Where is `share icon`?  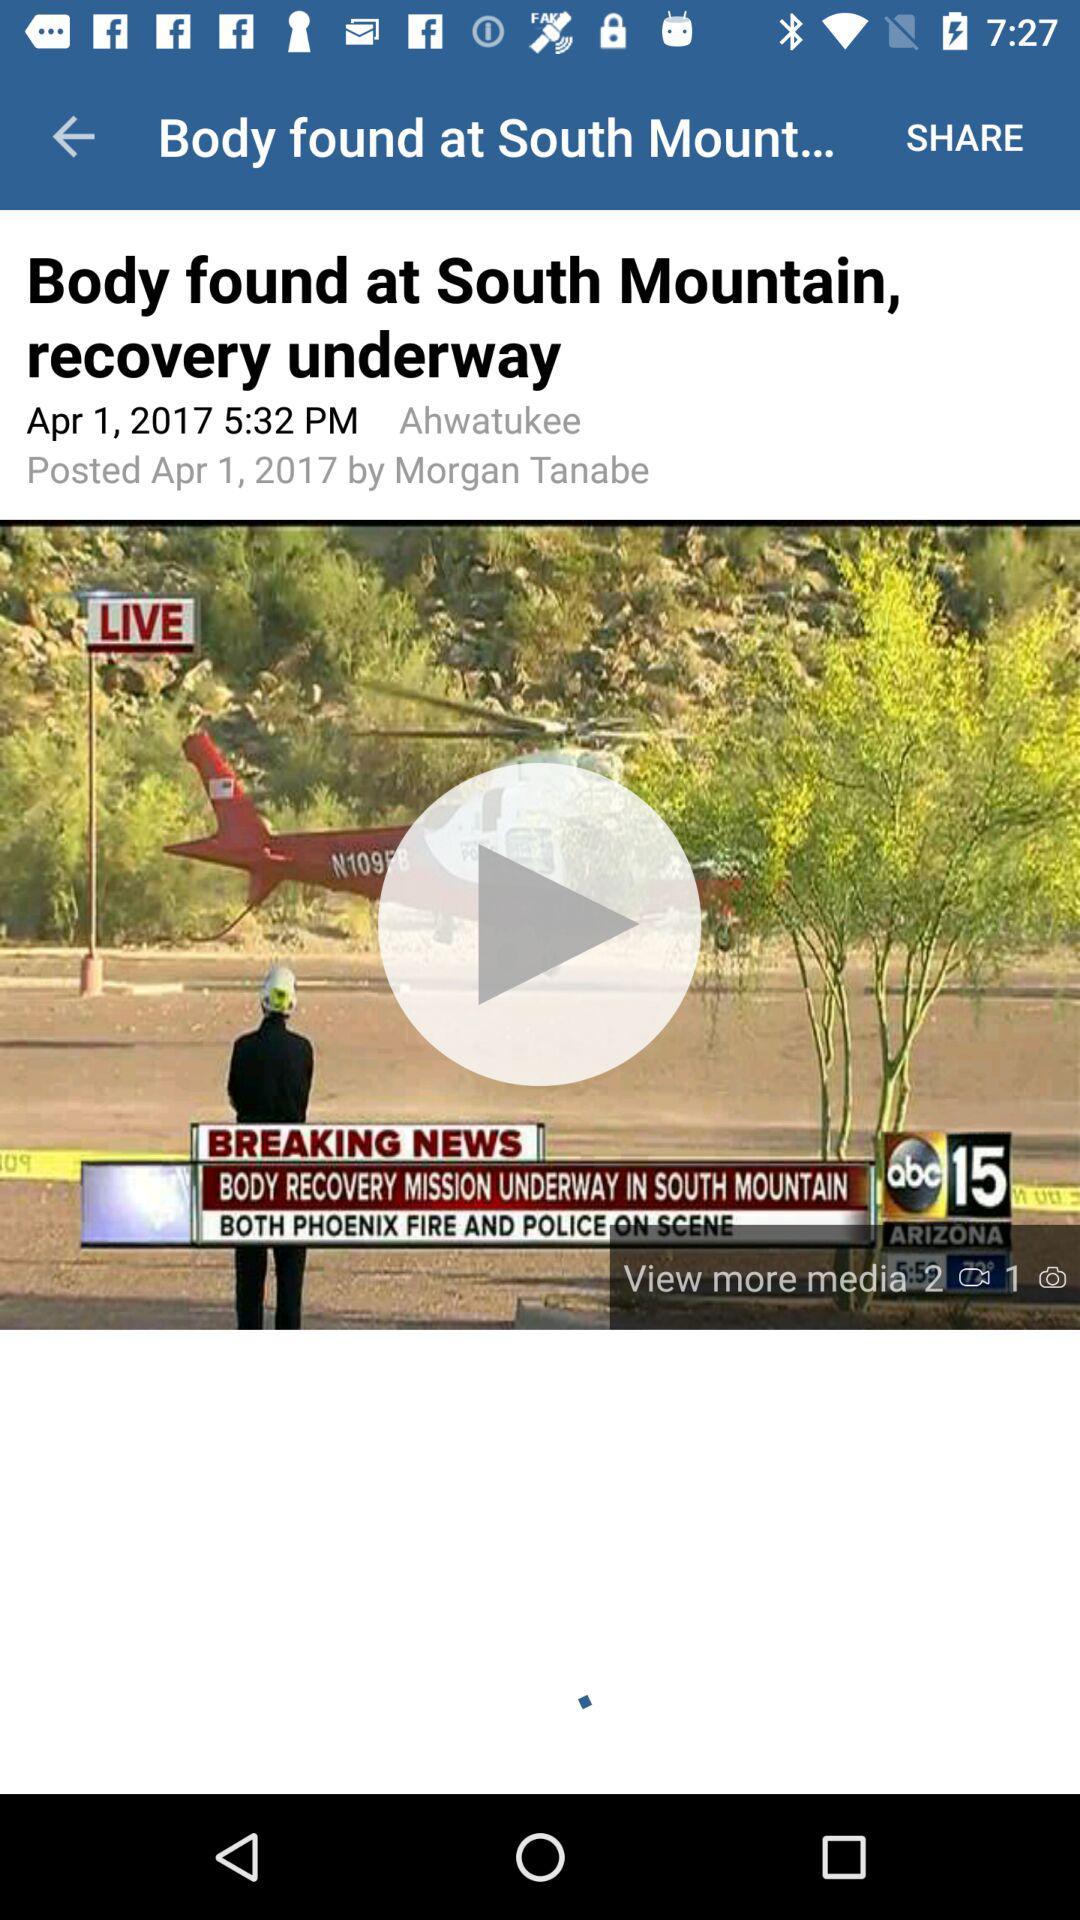 share icon is located at coordinates (963, 135).